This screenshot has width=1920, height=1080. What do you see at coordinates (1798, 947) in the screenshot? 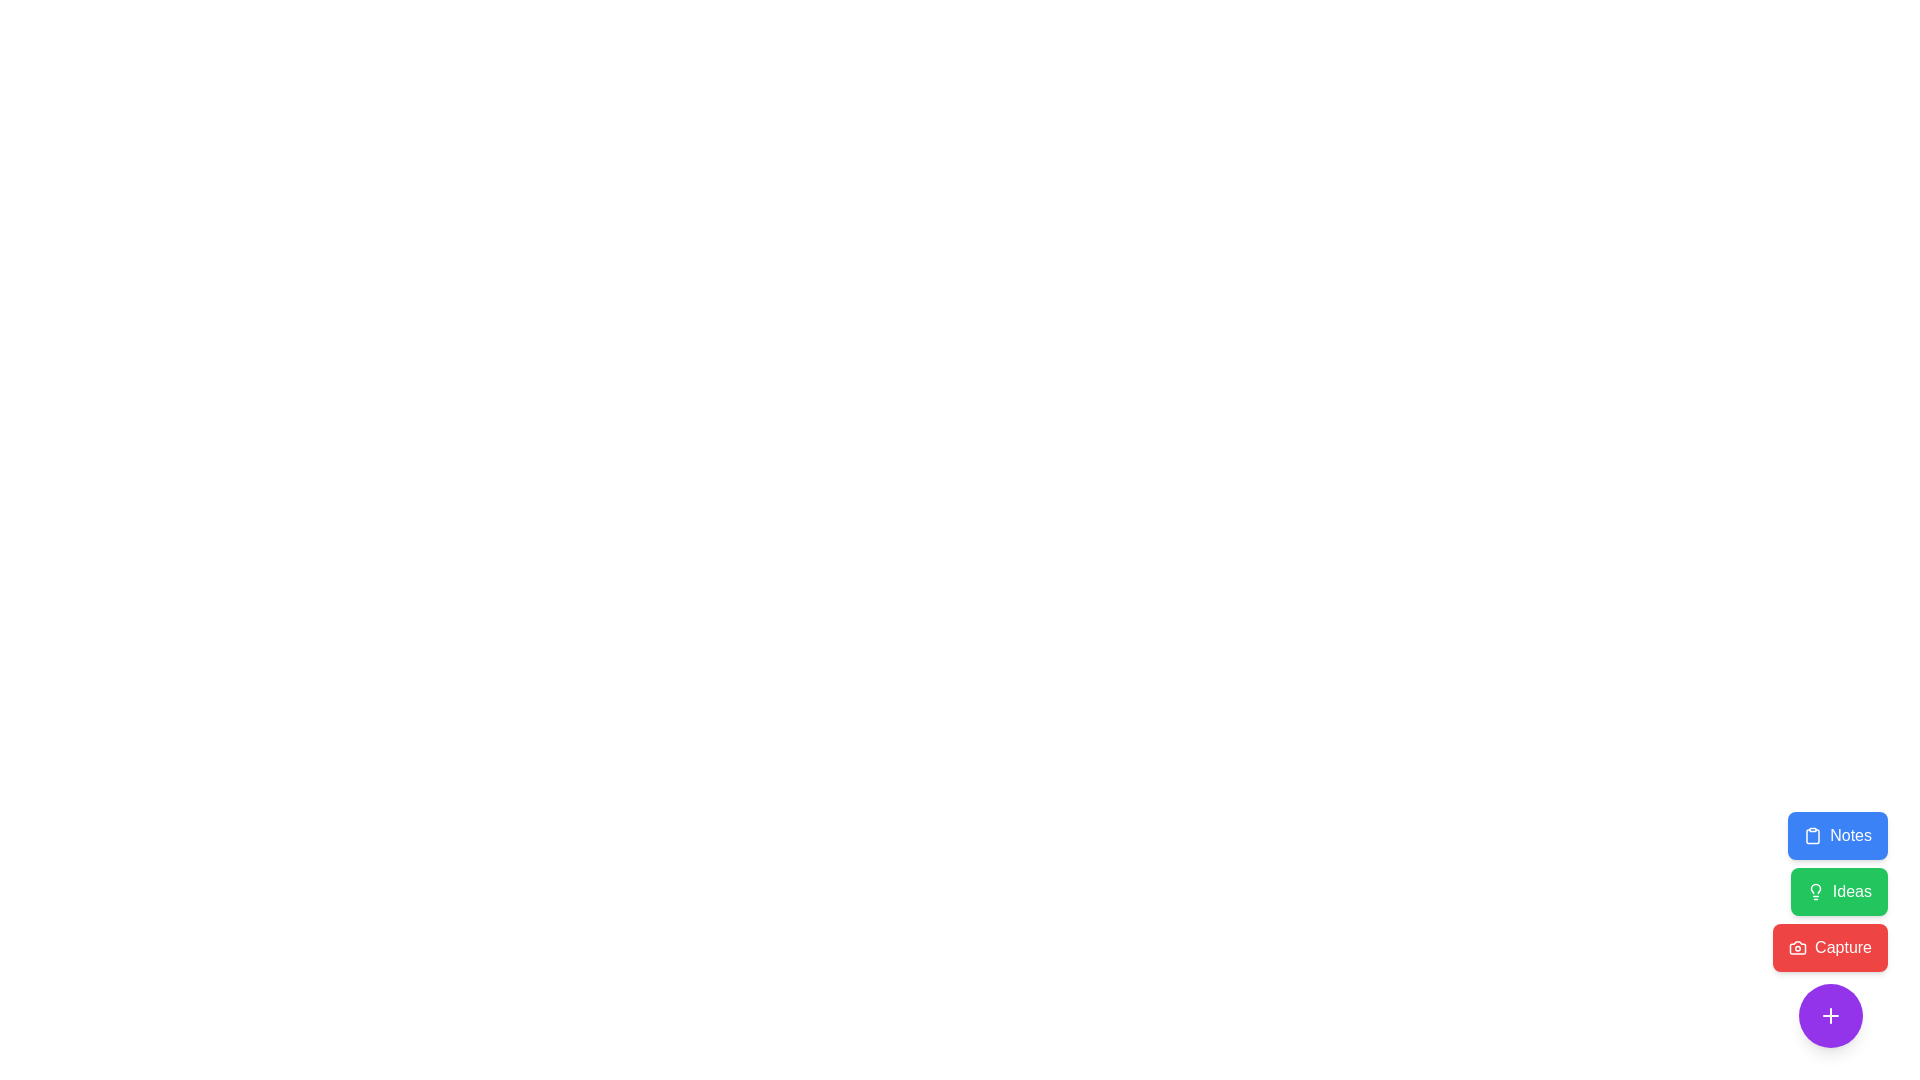
I see `the camera icon located inside the red 'Capture' button, which is part of a vertically stacked button group on the lower-right edge of the interface` at bounding box center [1798, 947].